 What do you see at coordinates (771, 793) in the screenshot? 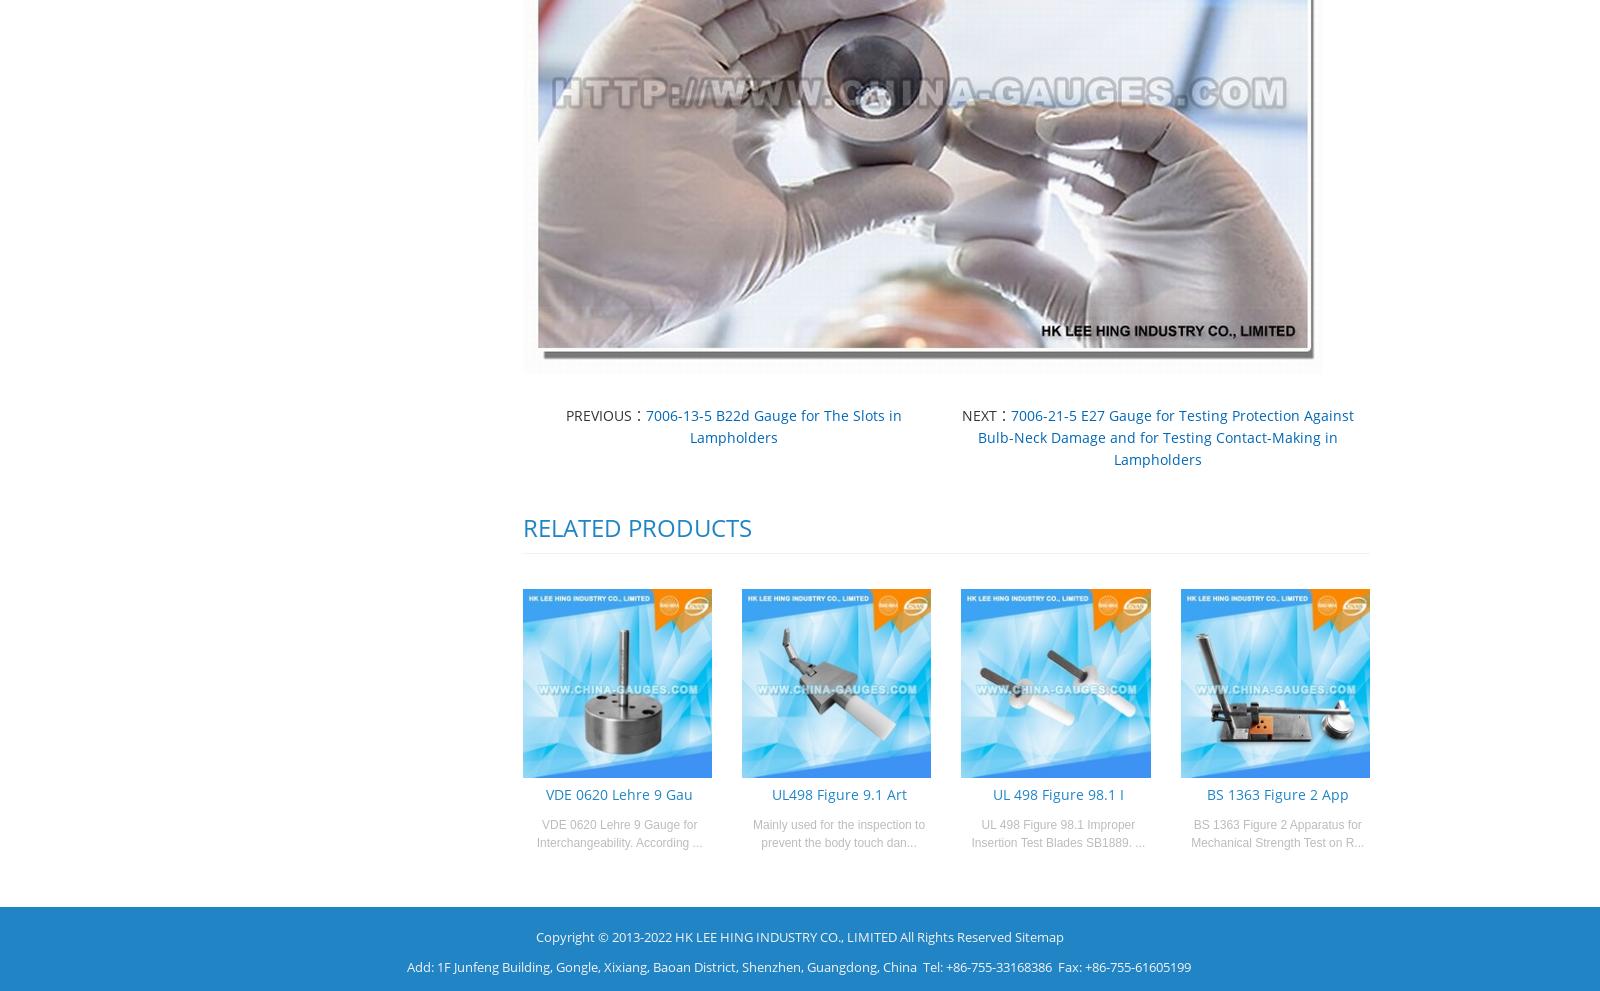
I see `'UL498 Figure 9.1 Art'` at bounding box center [771, 793].